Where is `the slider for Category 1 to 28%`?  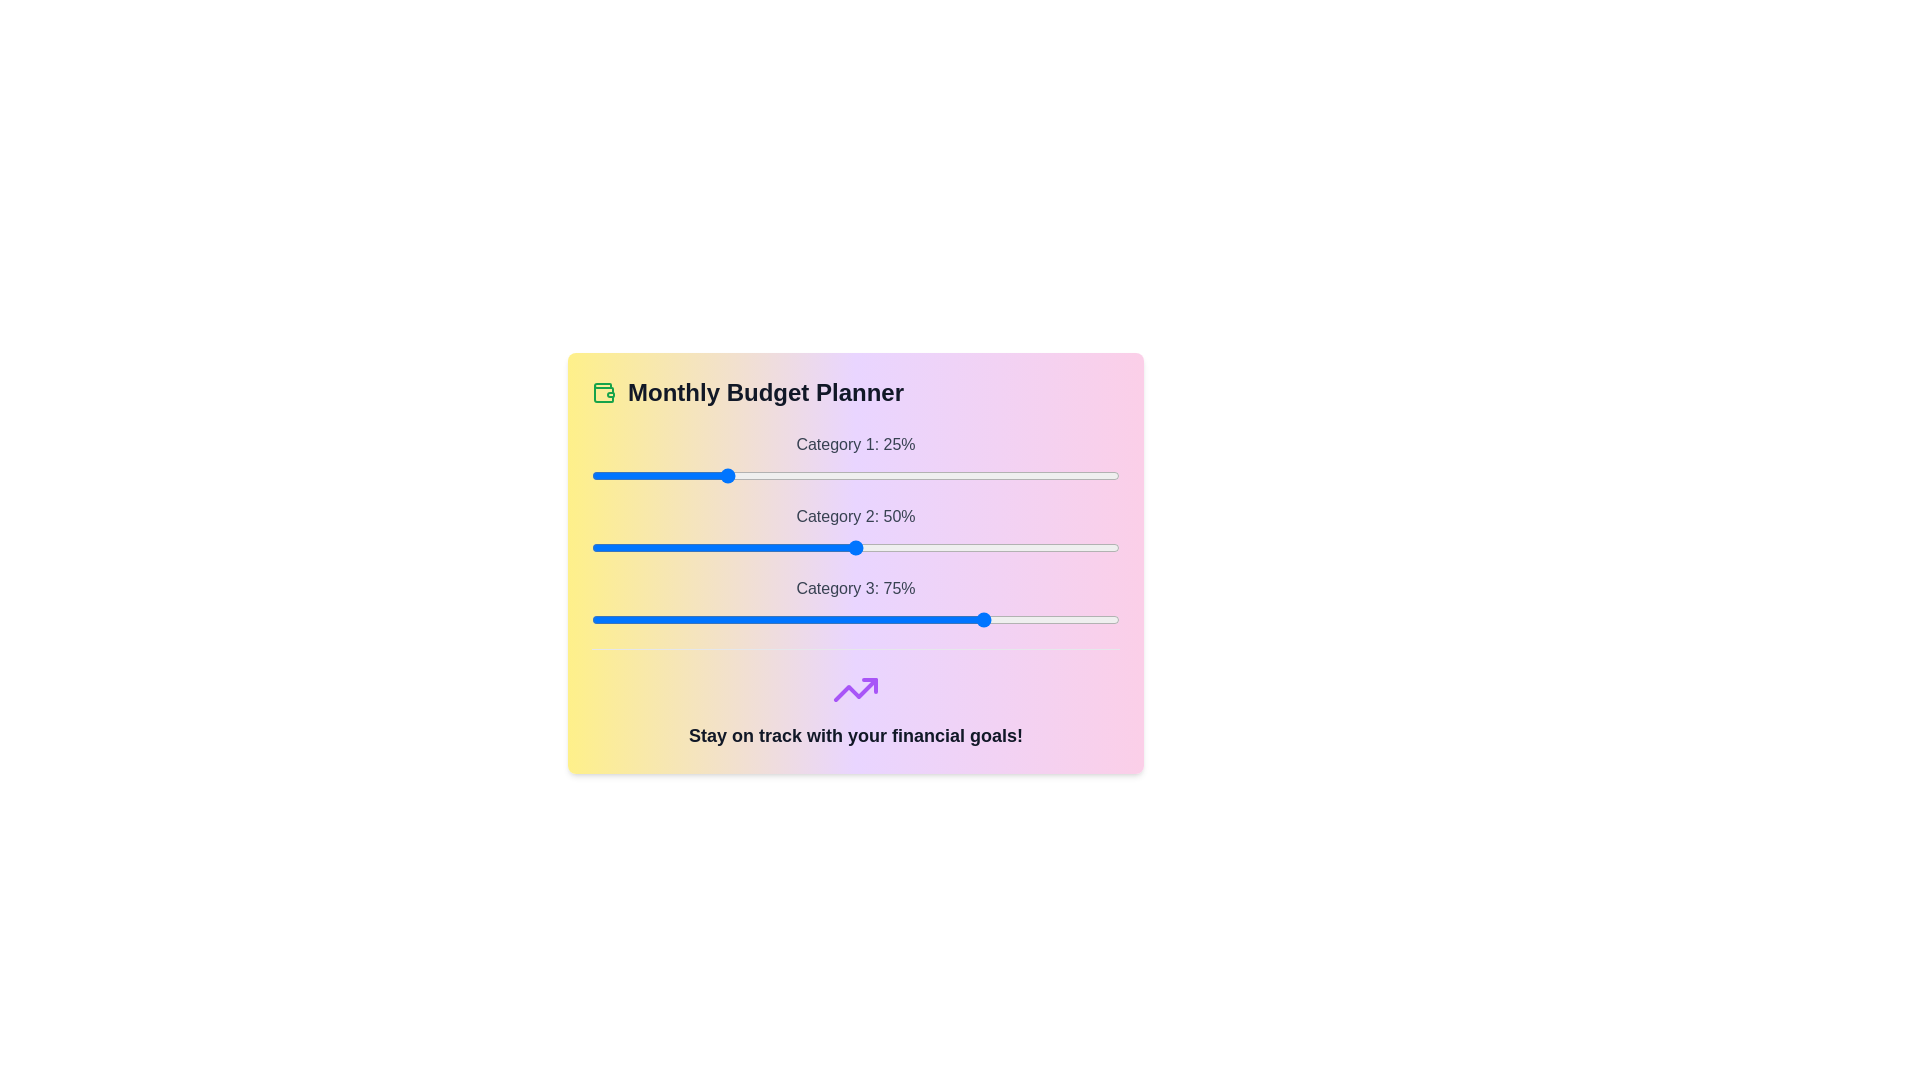
the slider for Category 1 to 28% is located at coordinates (738, 475).